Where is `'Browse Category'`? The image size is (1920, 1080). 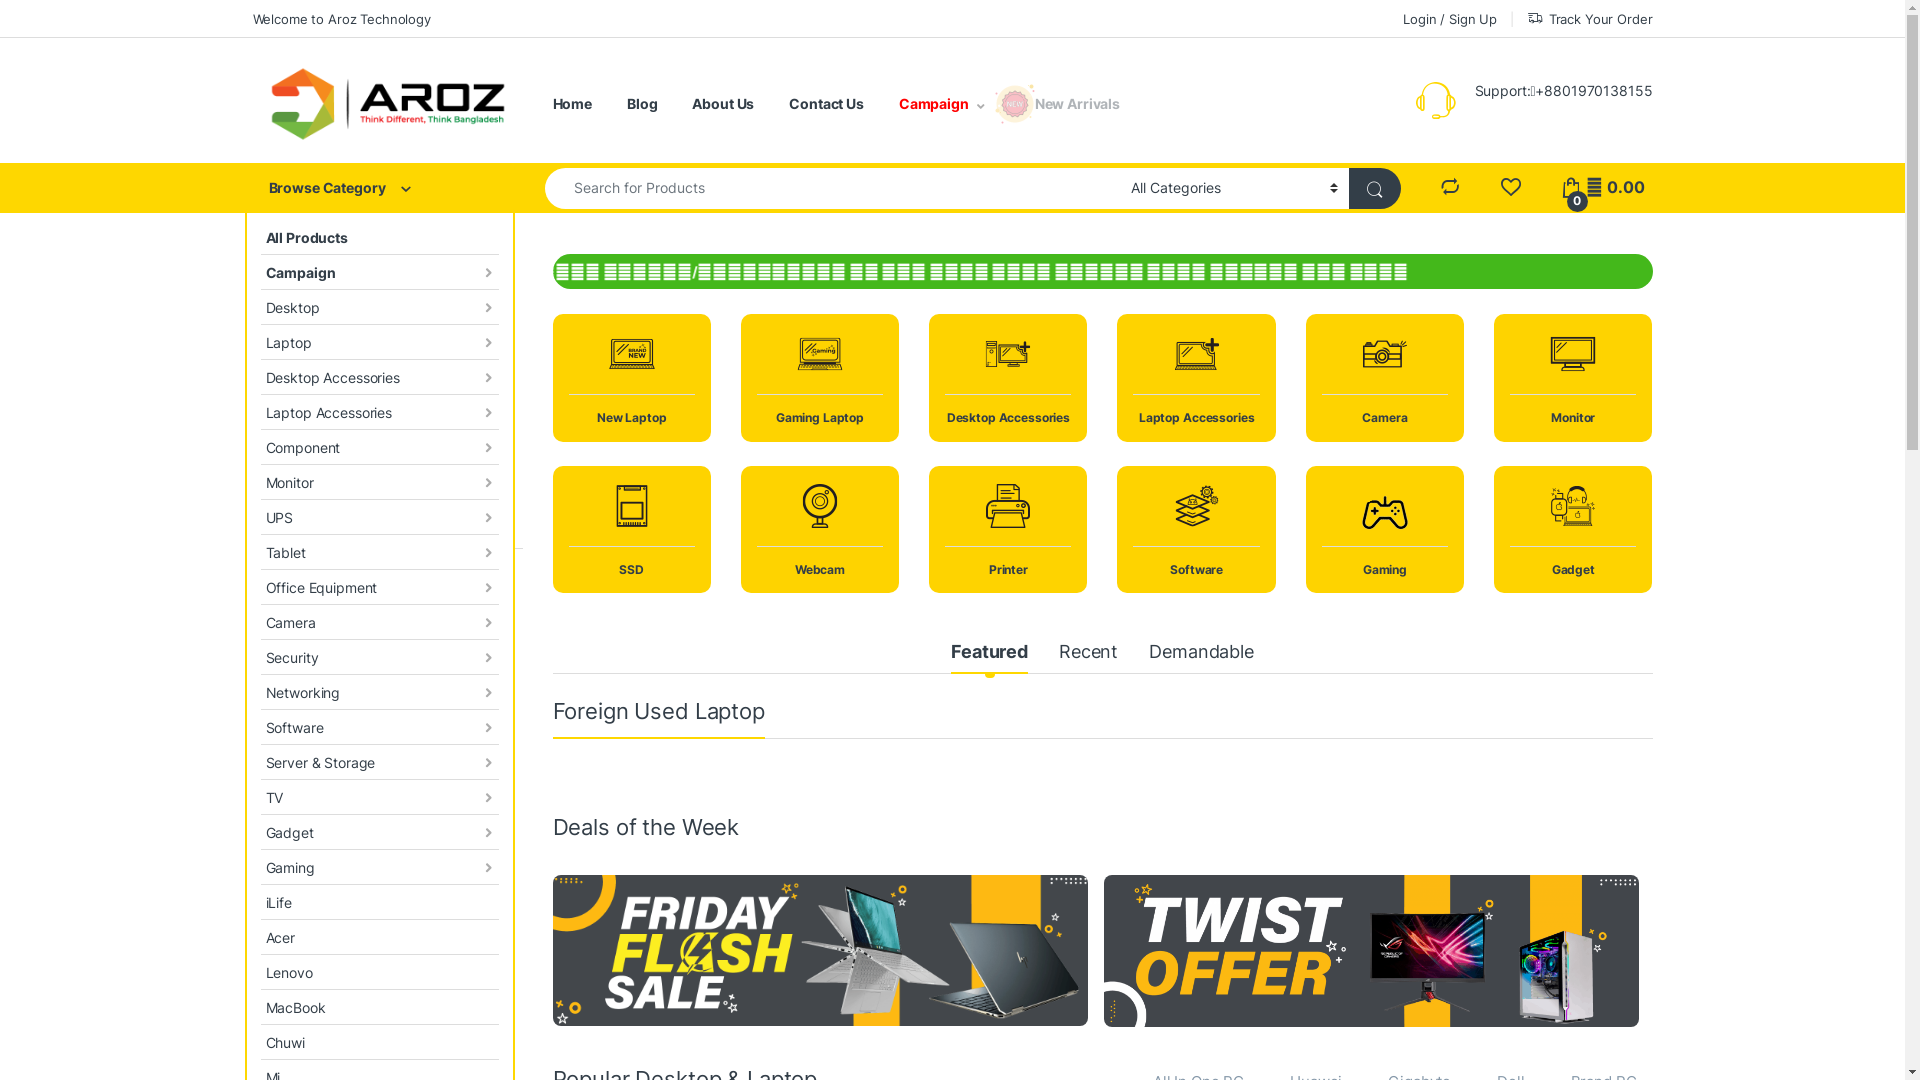 'Browse Category' is located at coordinates (379, 188).